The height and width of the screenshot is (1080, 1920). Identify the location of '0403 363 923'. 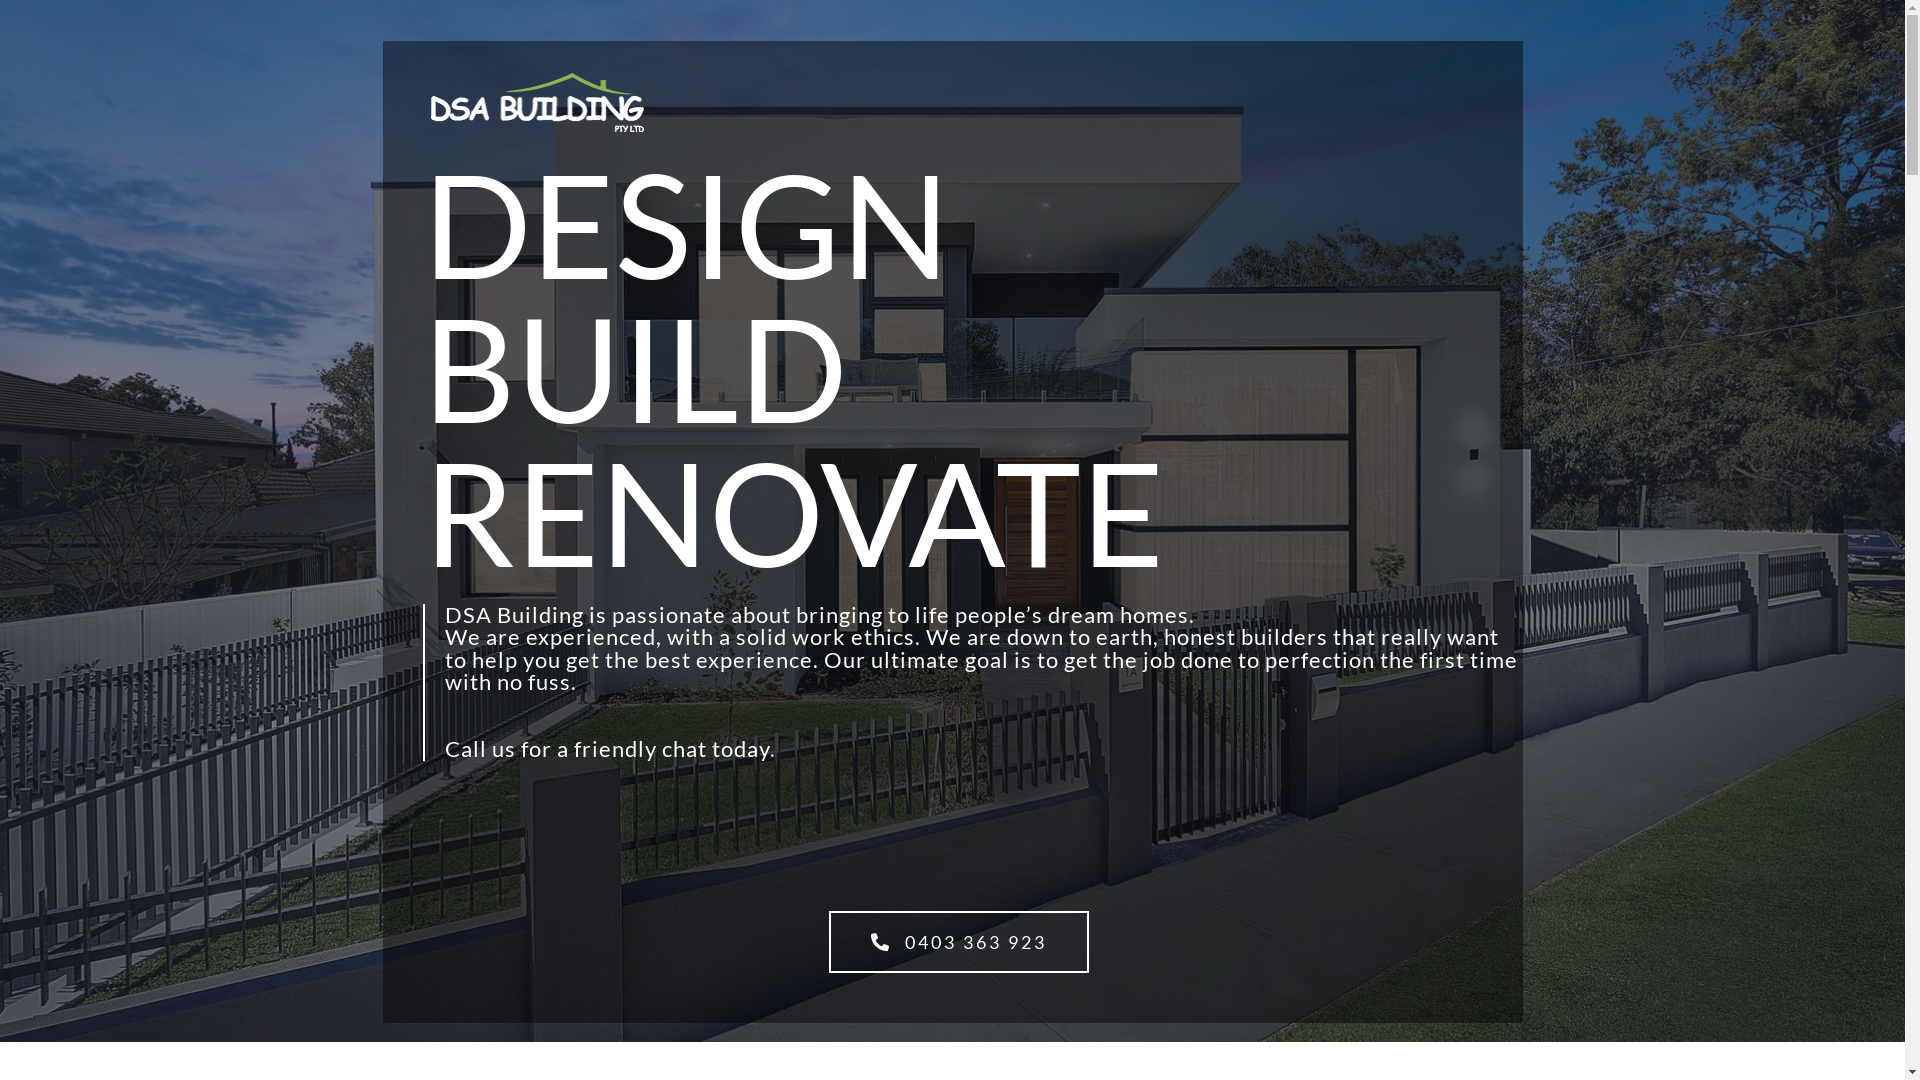
(958, 941).